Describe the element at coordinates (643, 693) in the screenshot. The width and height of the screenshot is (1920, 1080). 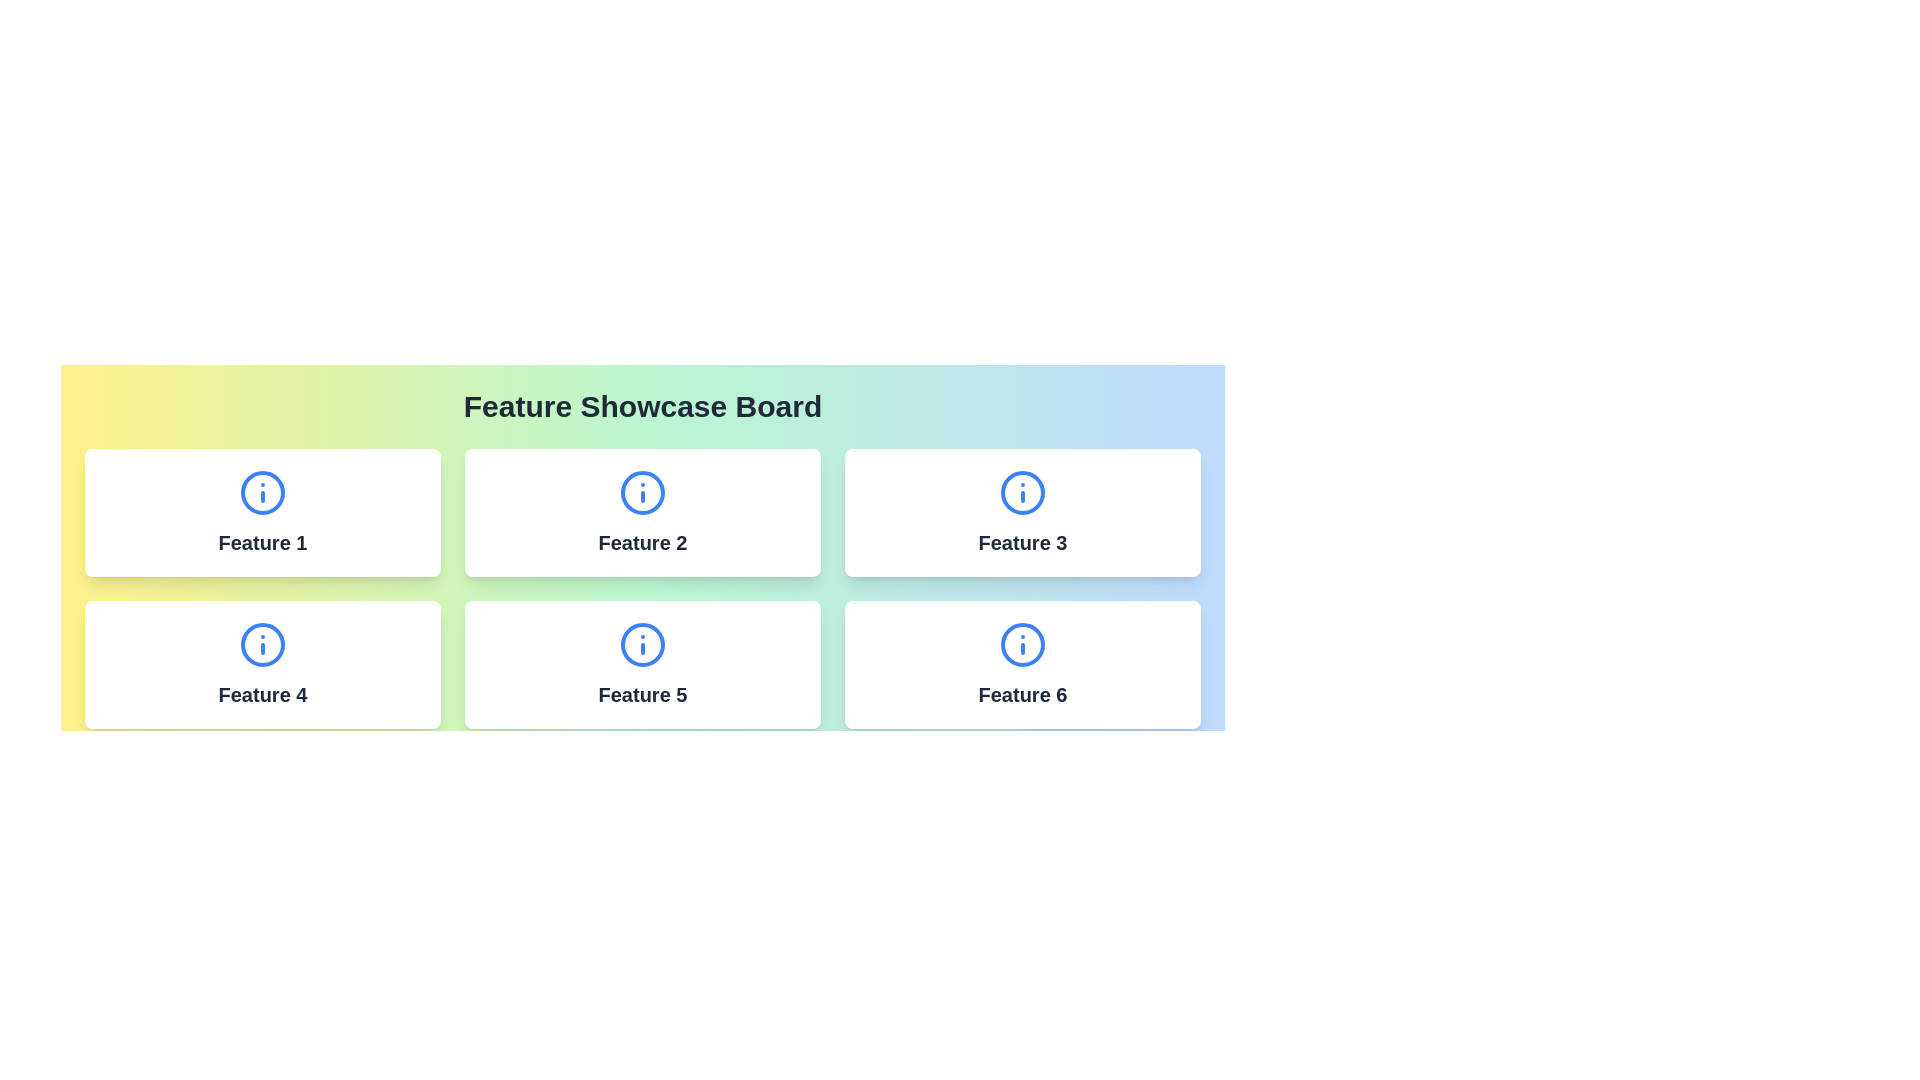
I see `the text label 'Feature 5' located at the bottom center of the fifth card in a 3x2 grid layout` at that location.